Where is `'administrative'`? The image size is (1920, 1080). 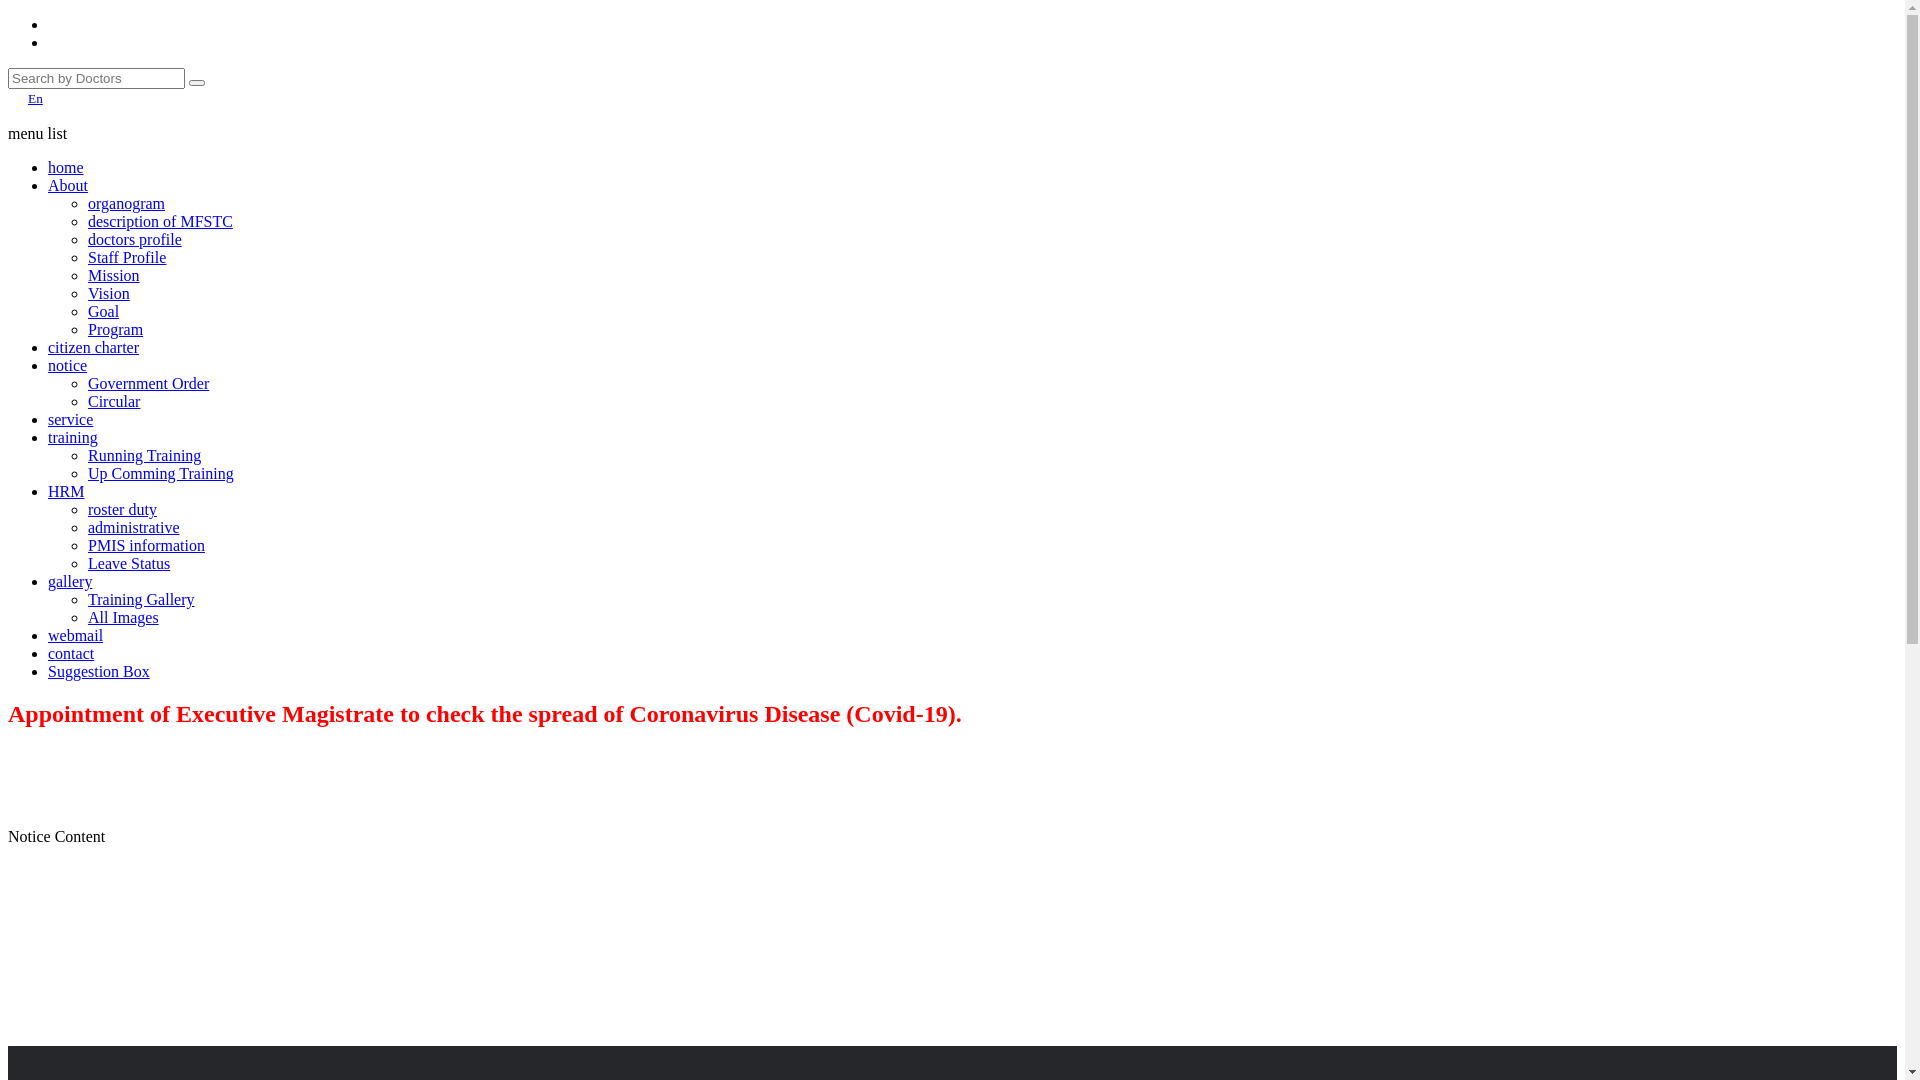
'administrative' is located at coordinates (133, 526).